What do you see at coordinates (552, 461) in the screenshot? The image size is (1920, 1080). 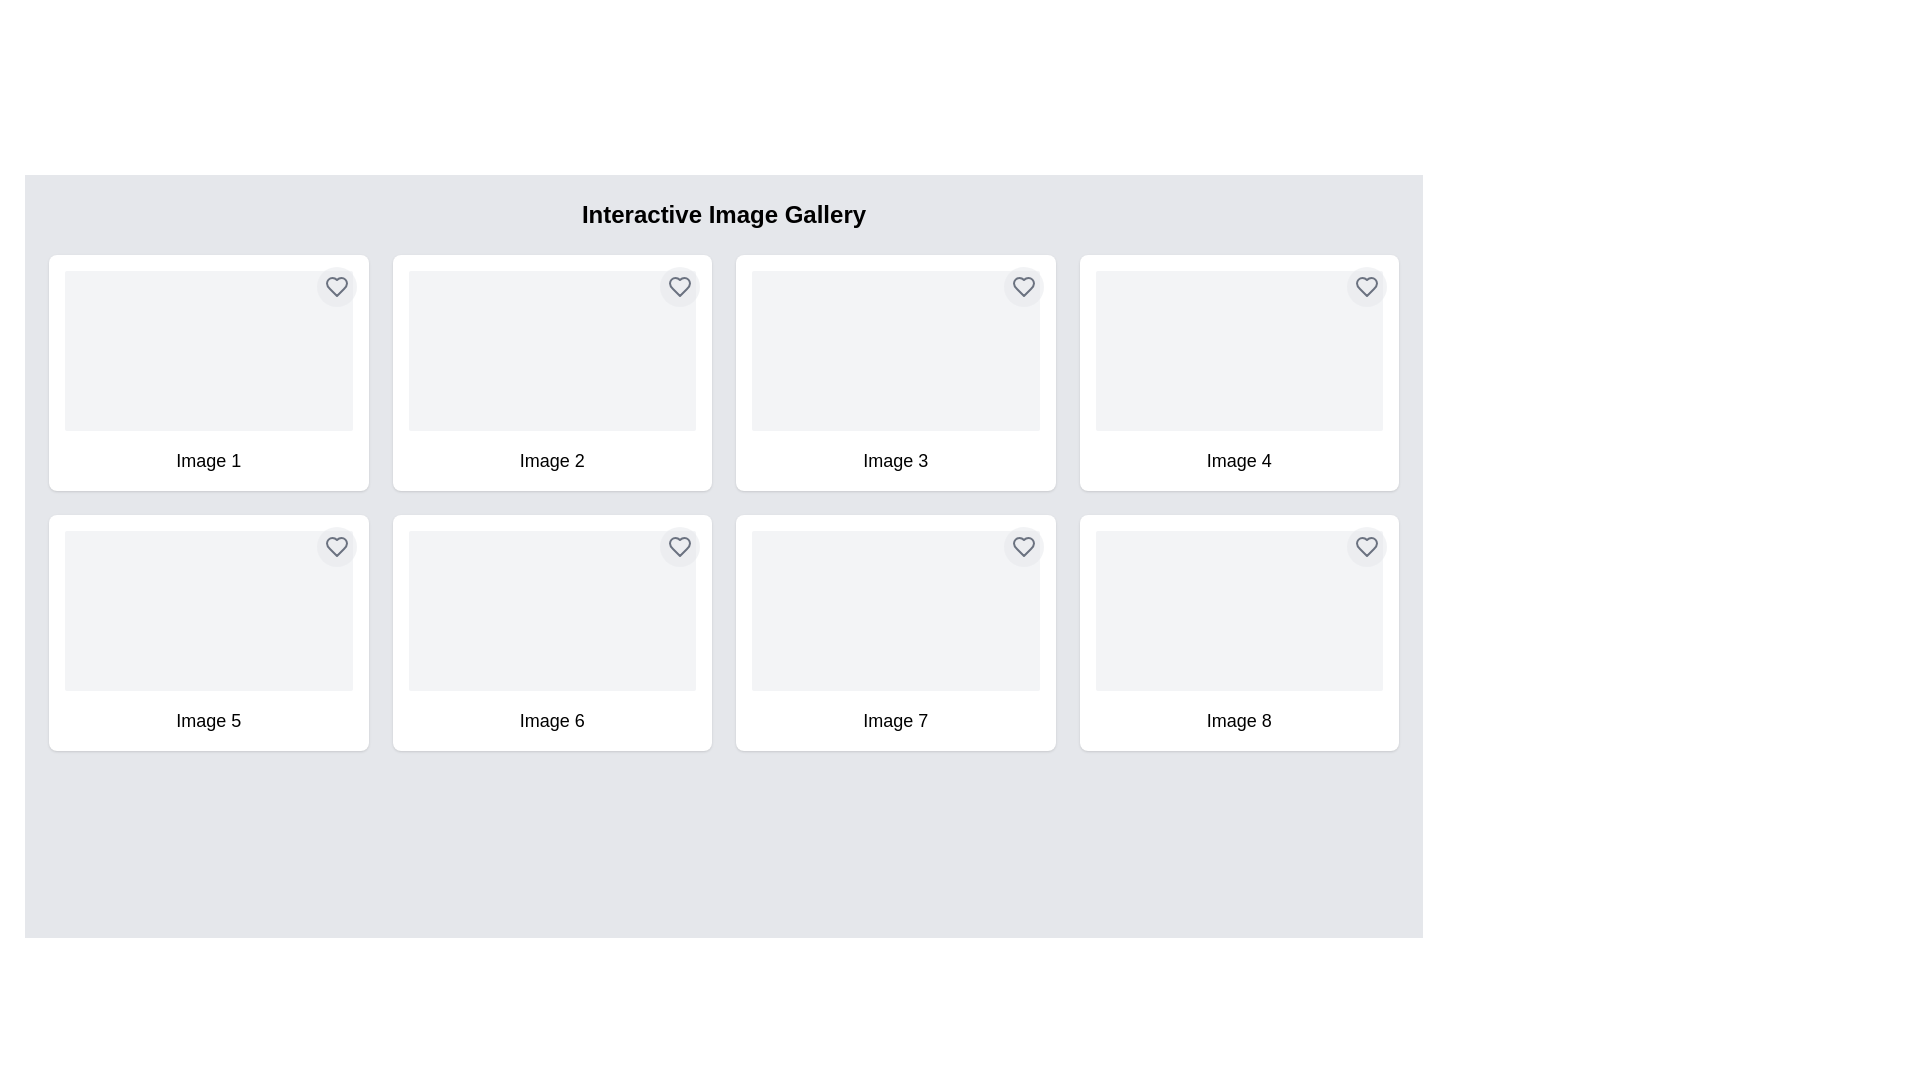 I see `the text label displaying 'Image 2', which is located beneath the gray placeholder image in the second card of a three-by-three grid layout` at bounding box center [552, 461].